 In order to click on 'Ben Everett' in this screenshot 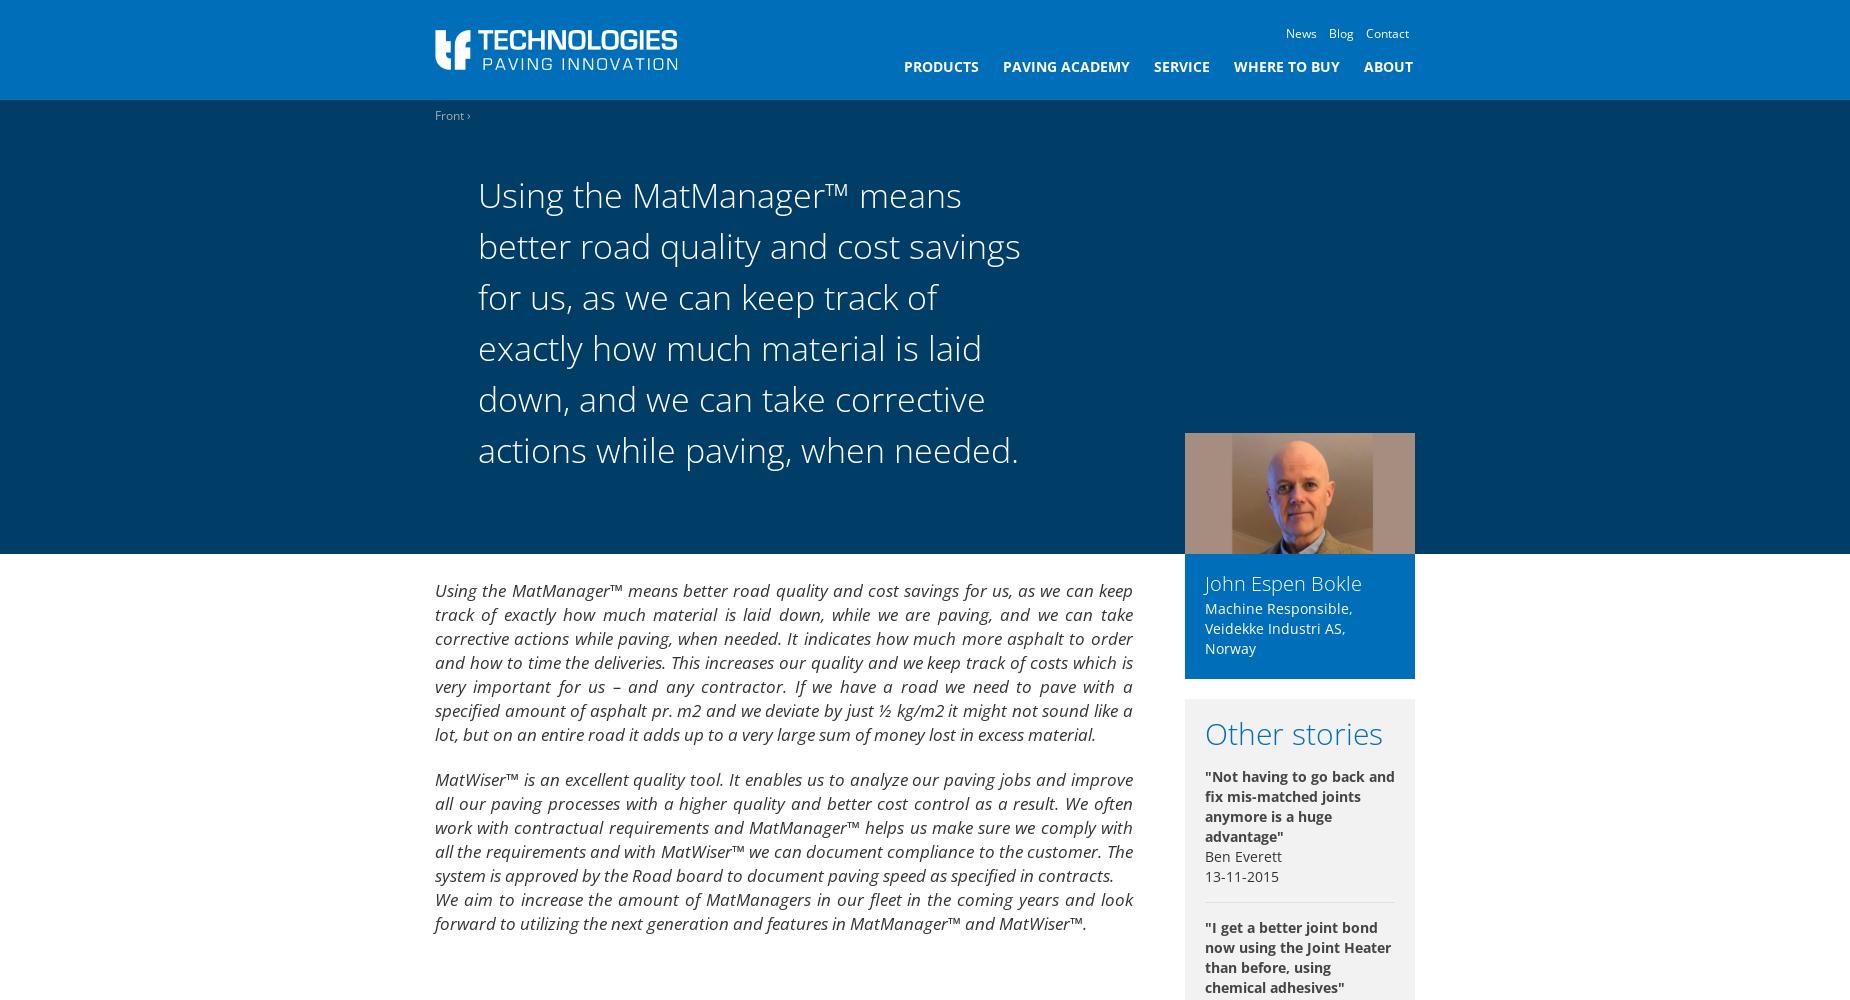, I will do `click(1204, 855)`.